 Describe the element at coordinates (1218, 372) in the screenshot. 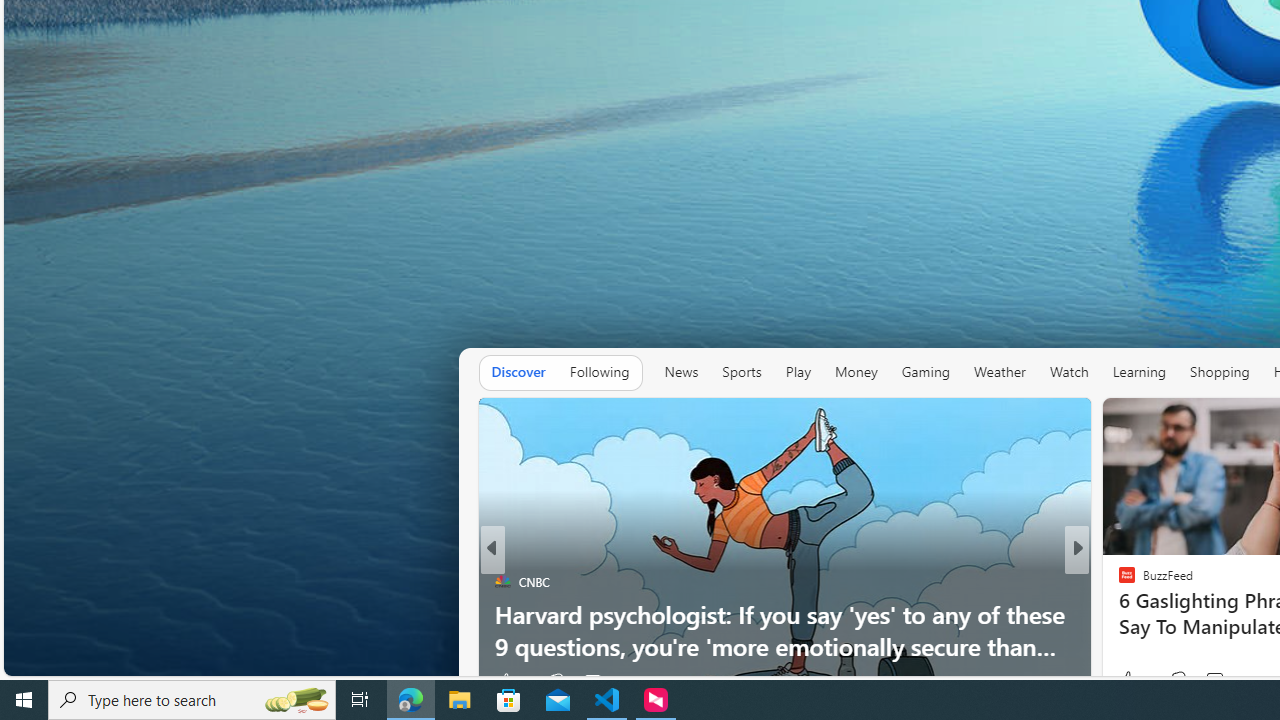

I see `'Shopping'` at that location.